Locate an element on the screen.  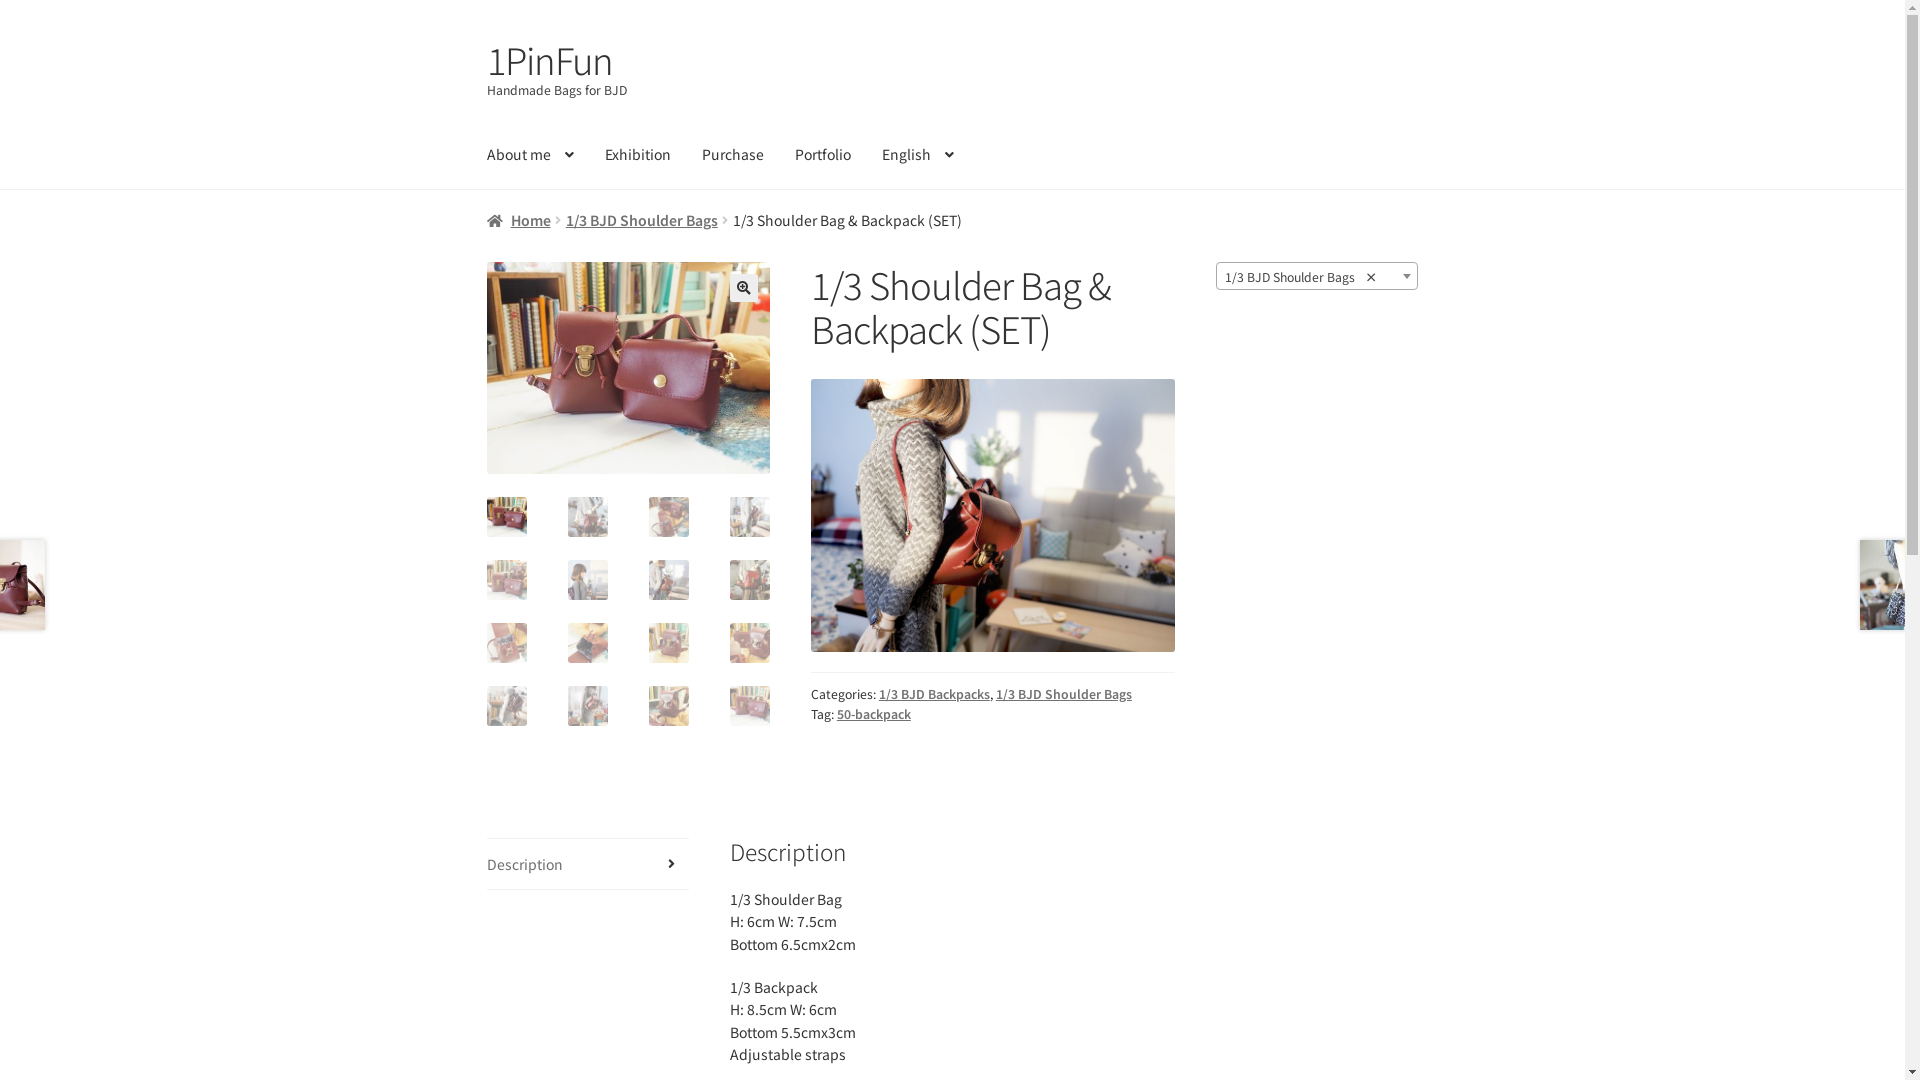
'1/3 BJD Shoulder Bags' is located at coordinates (642, 219).